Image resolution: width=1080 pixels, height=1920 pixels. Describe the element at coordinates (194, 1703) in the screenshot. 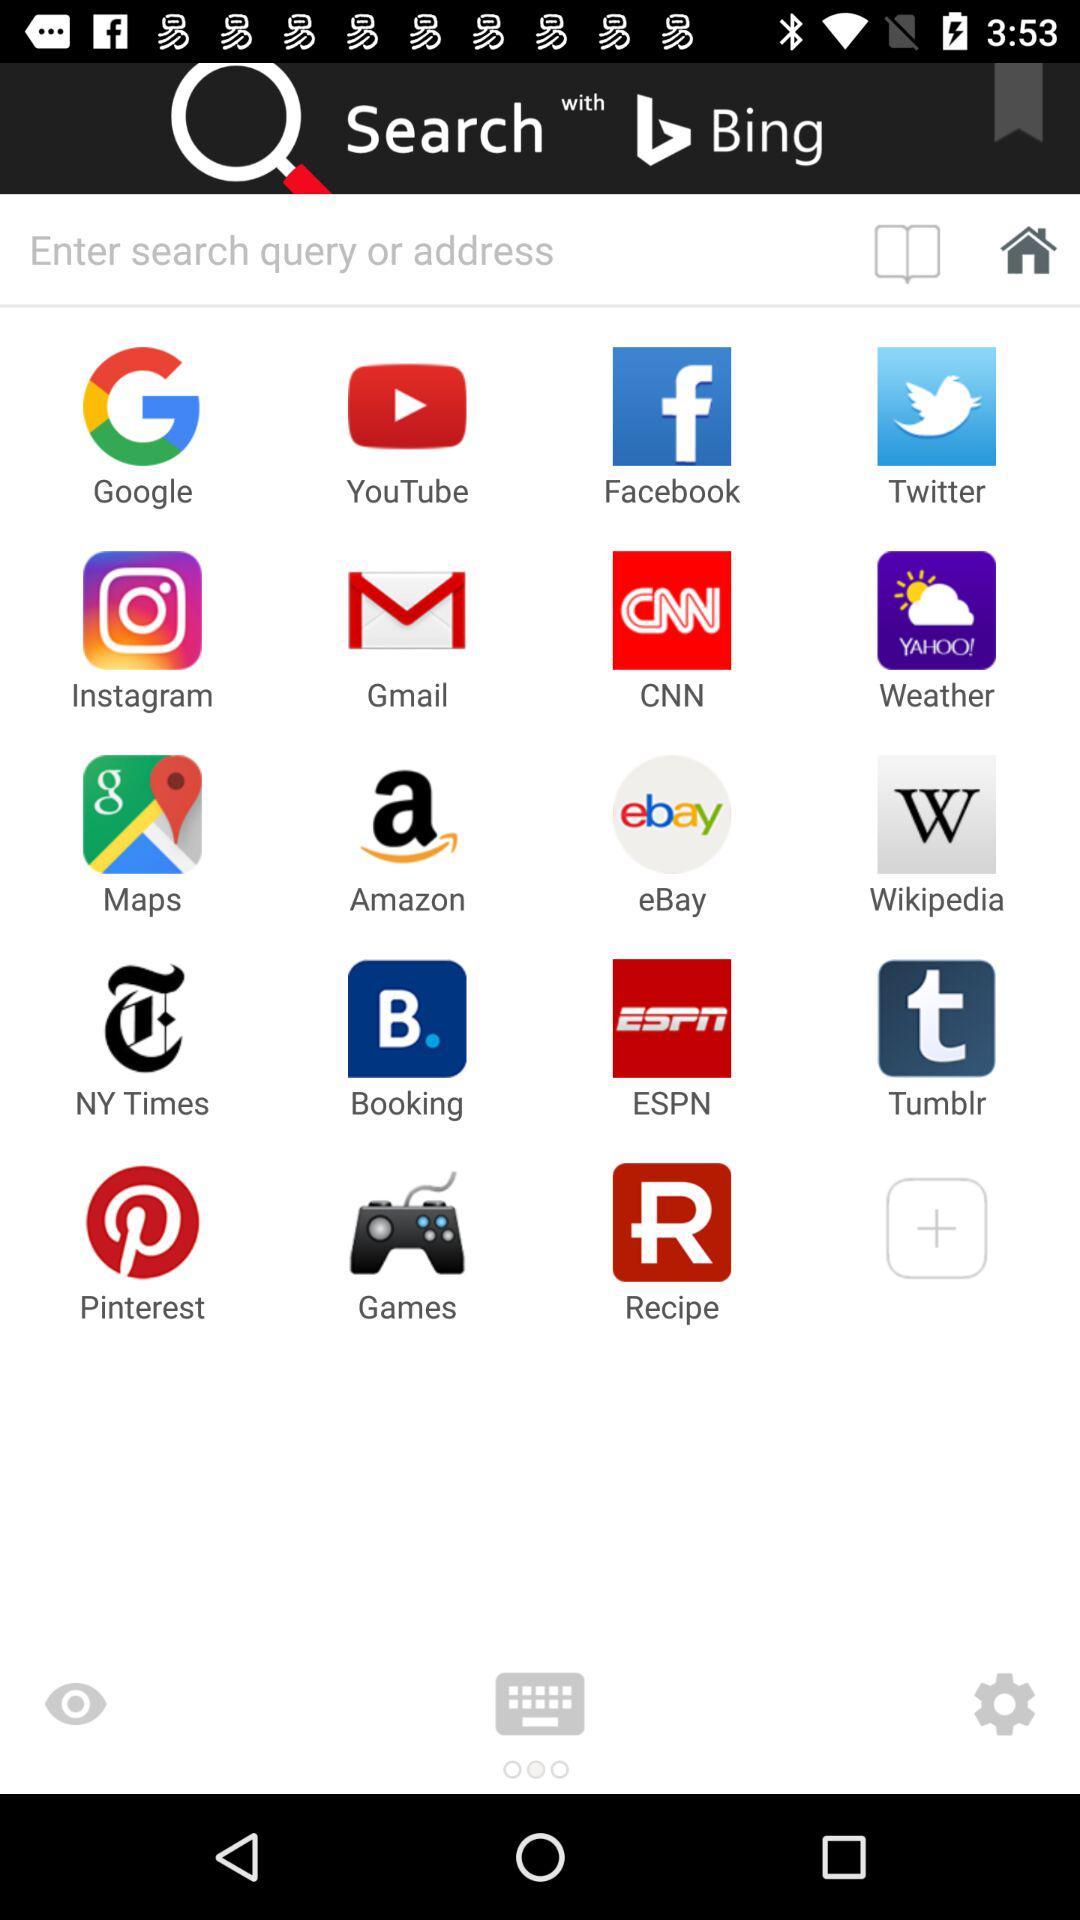

I see `icon below the pinterest item` at that location.